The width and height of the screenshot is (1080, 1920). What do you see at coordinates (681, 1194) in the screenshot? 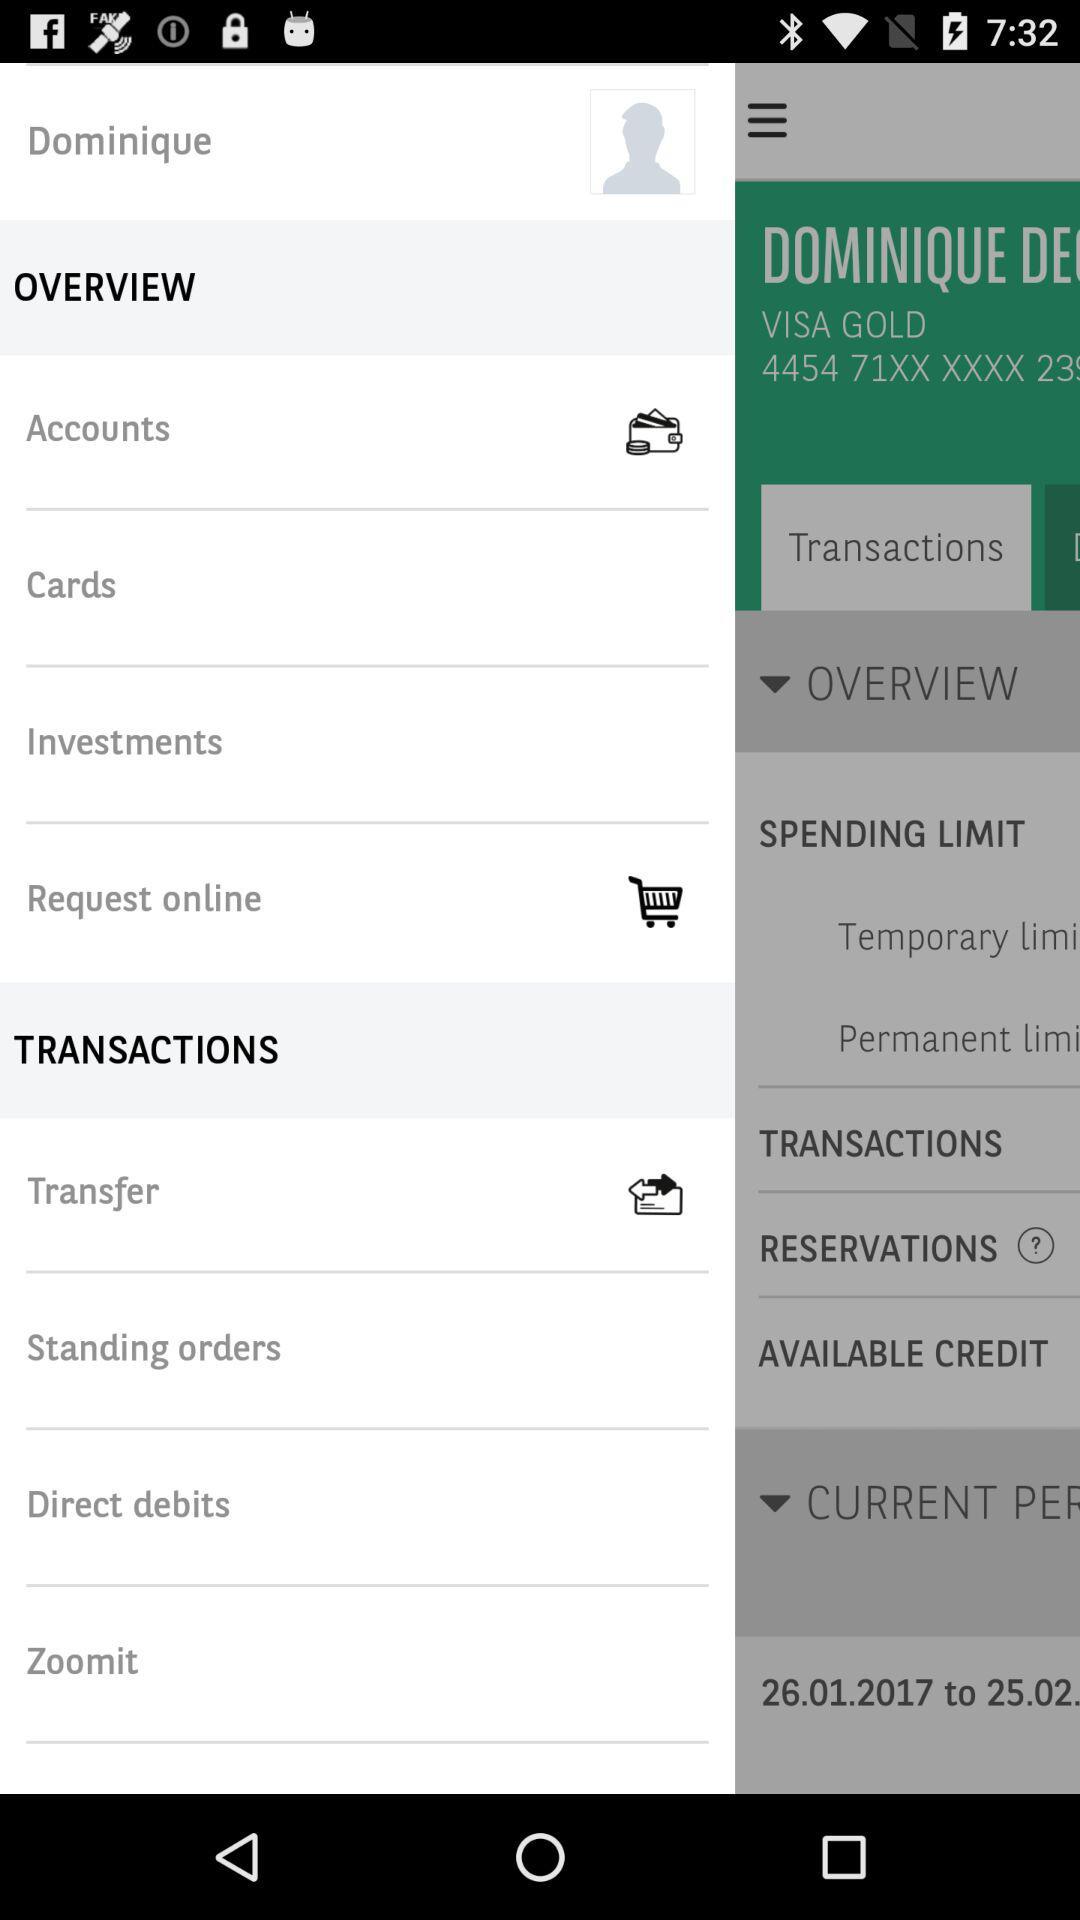
I see `the button which is next to the transfer` at bounding box center [681, 1194].